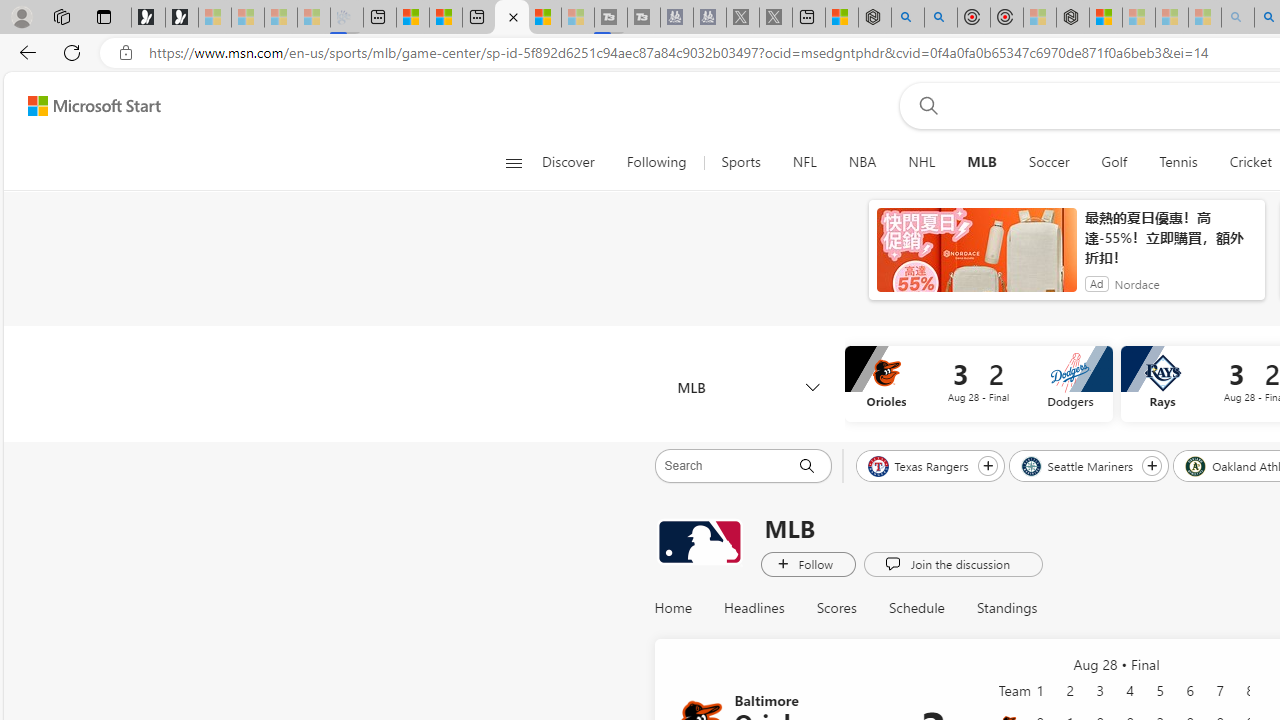 This screenshot has width=1280, height=720. I want to click on 'MLB', so click(747, 387).